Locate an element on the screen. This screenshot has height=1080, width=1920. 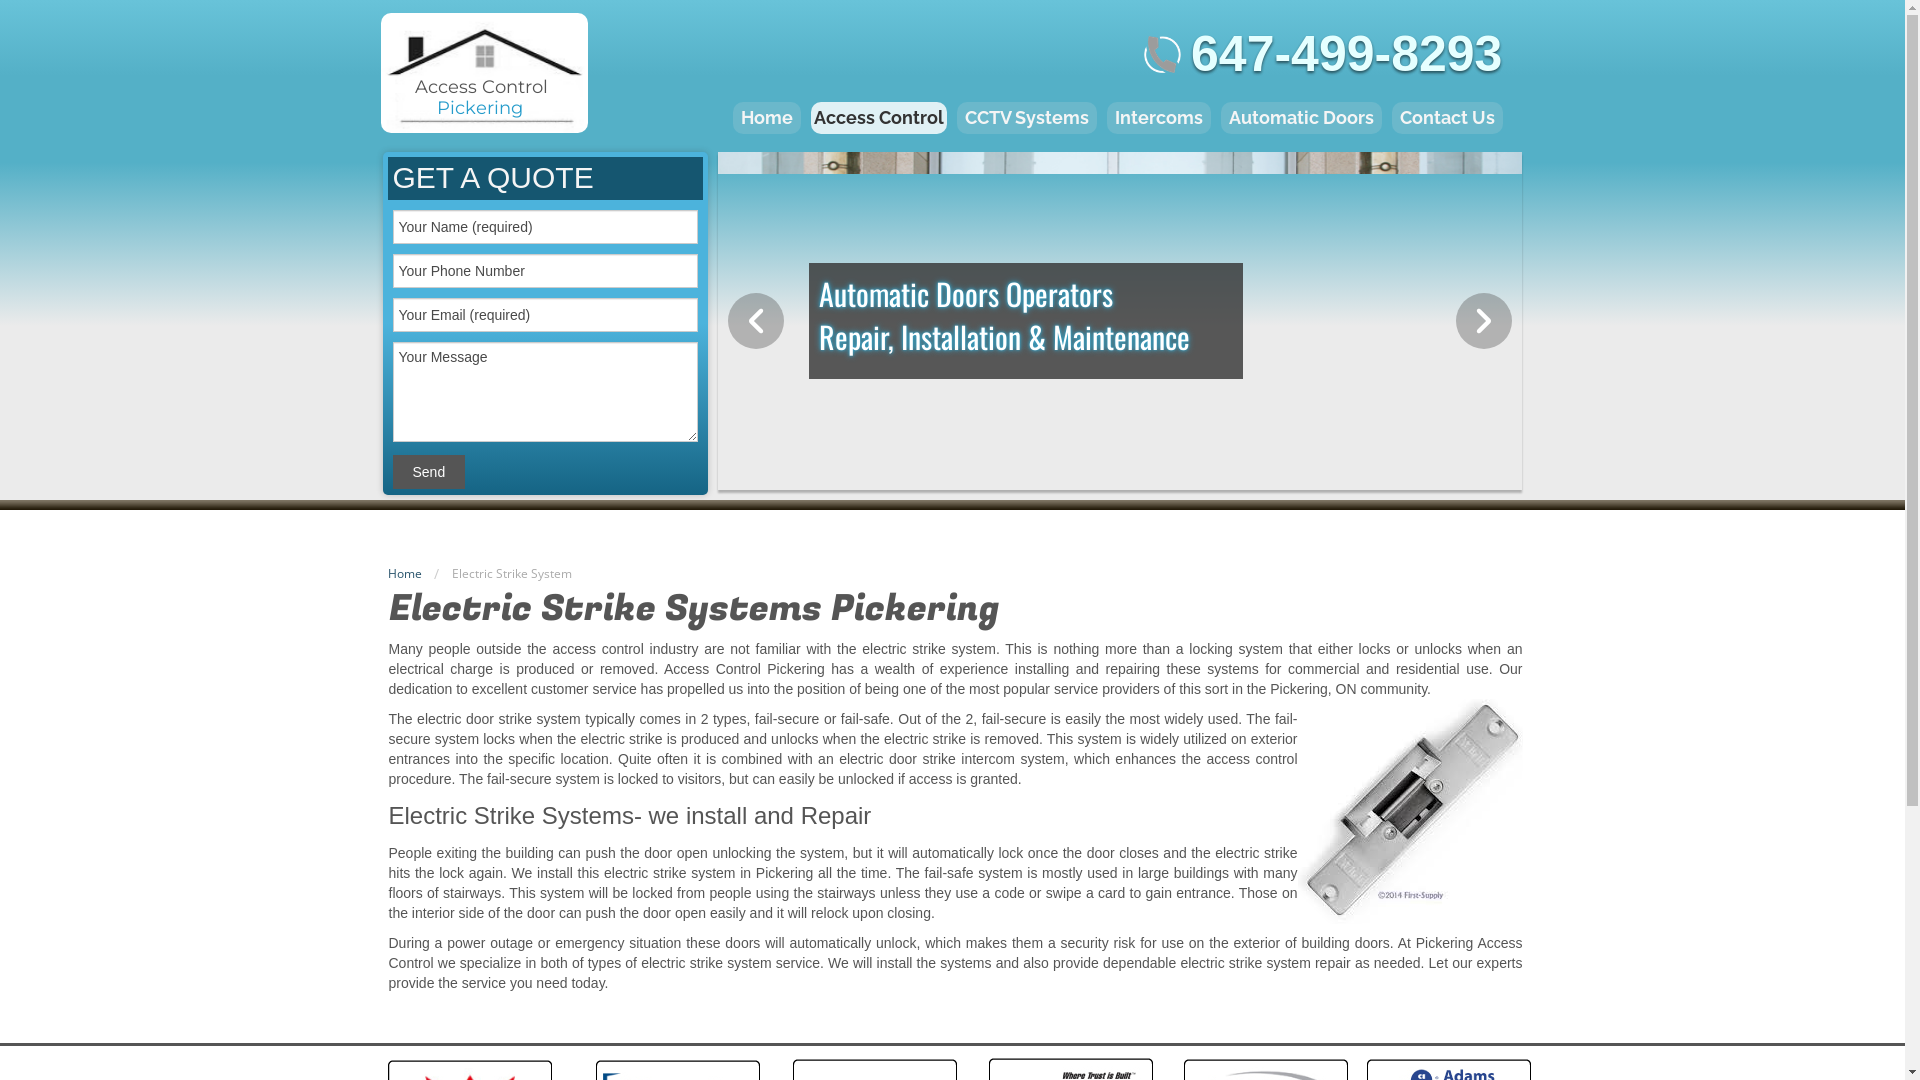
'Access Control' is located at coordinates (878, 118).